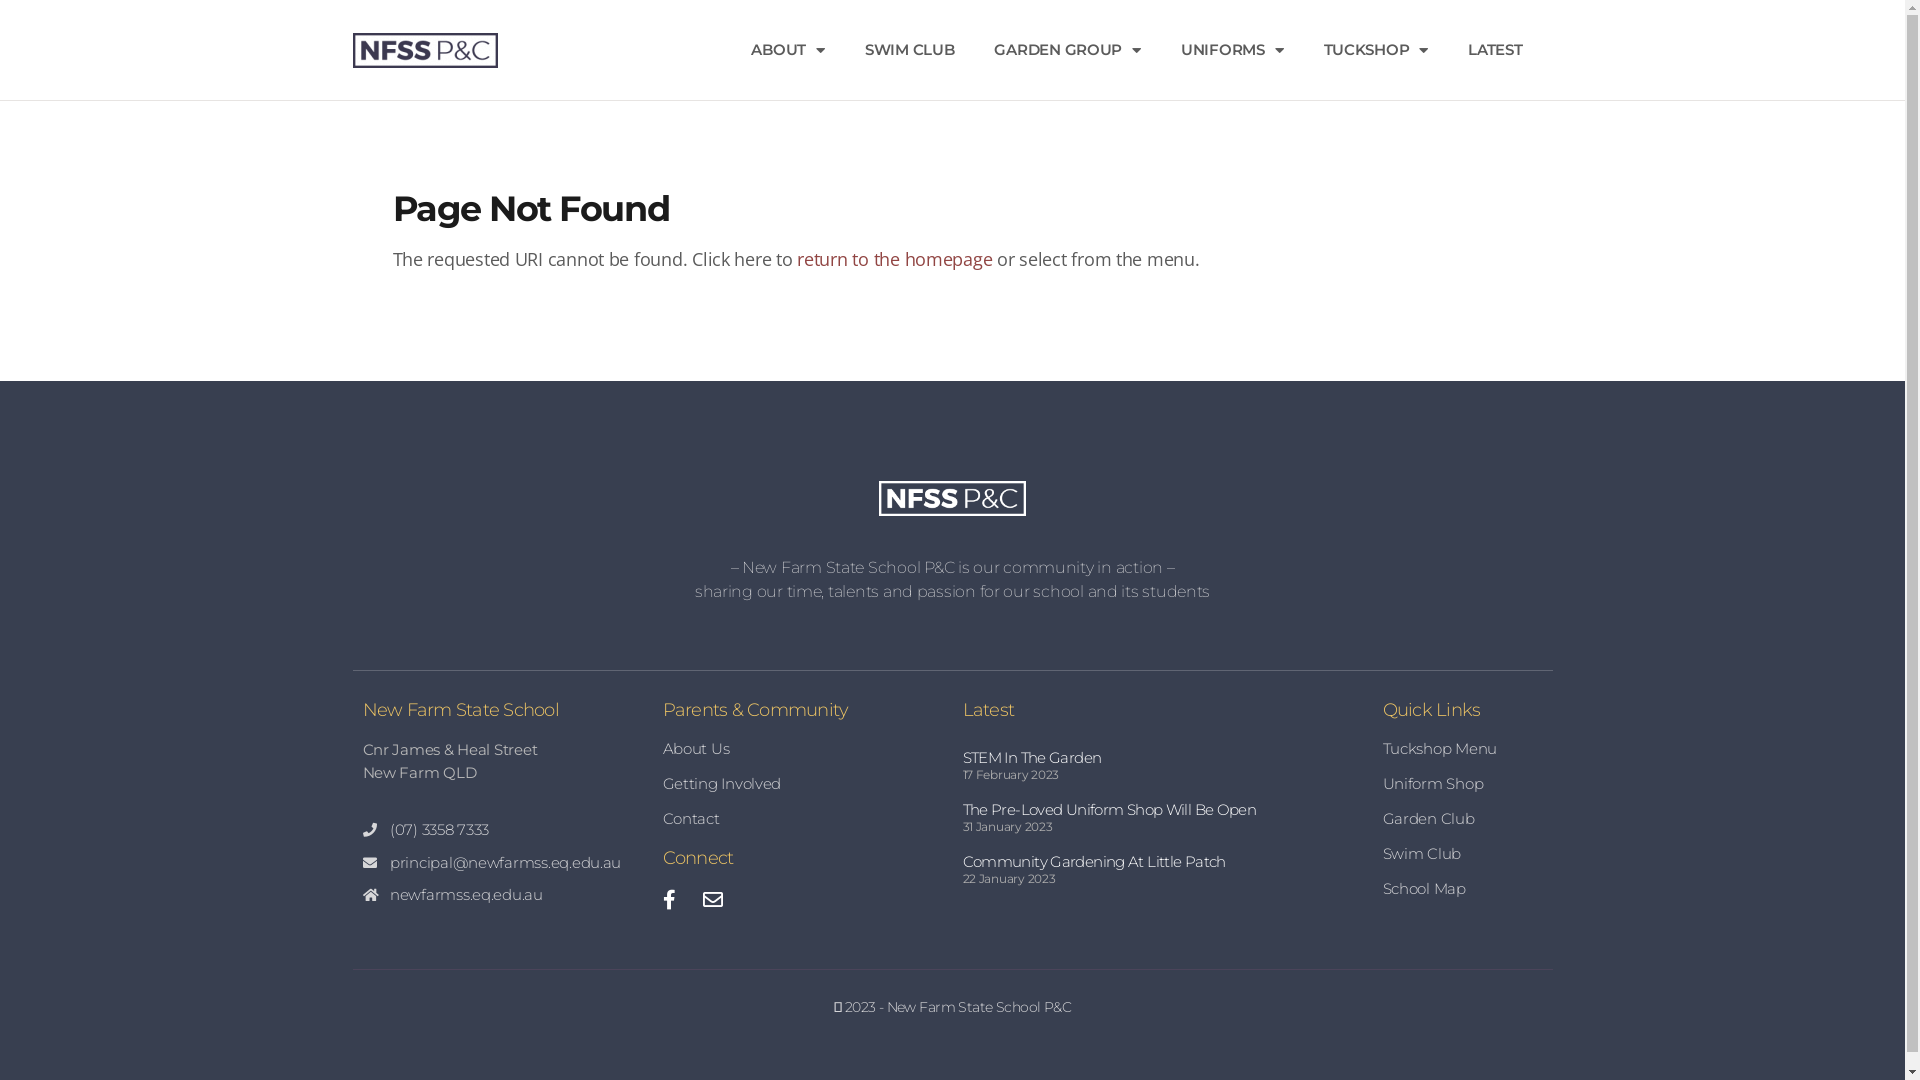  What do you see at coordinates (1066, 49) in the screenshot?
I see `'GARDEN GROUP'` at bounding box center [1066, 49].